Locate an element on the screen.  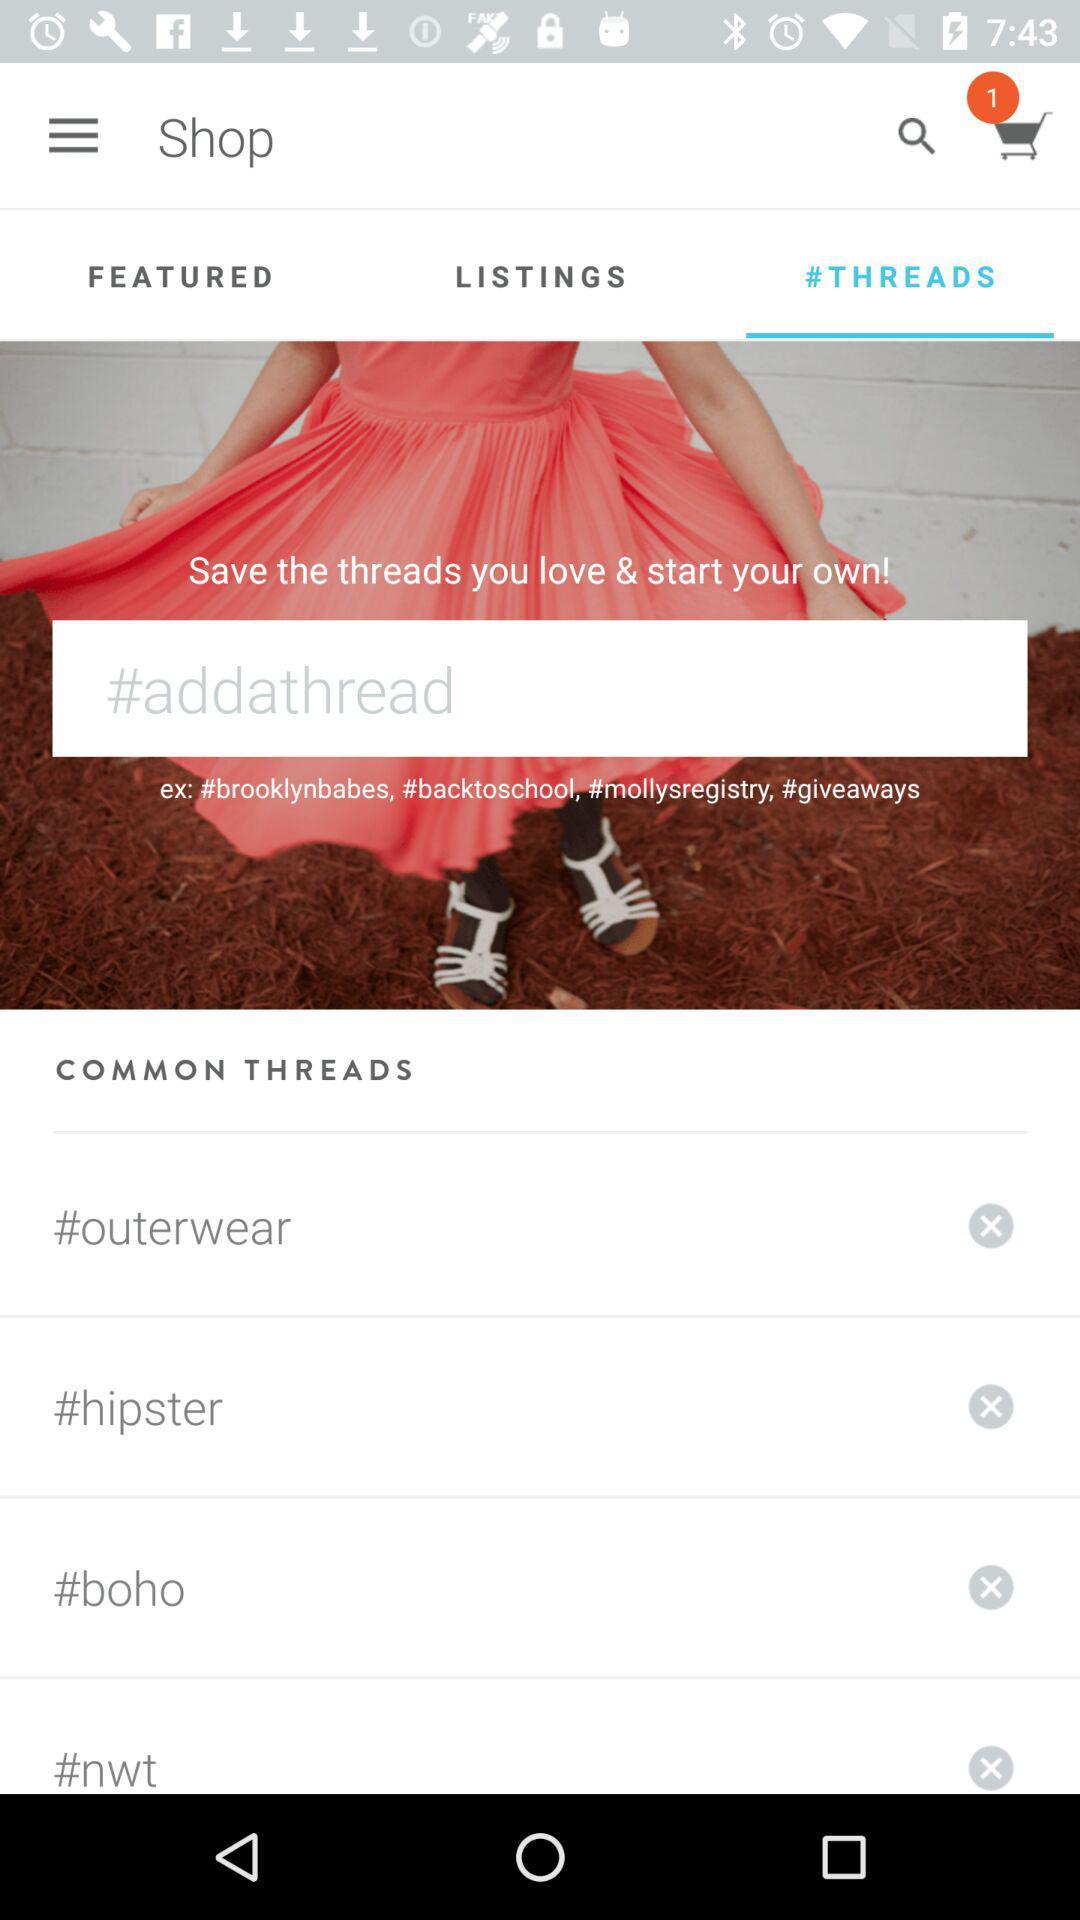
to delete the order is located at coordinates (991, 1224).